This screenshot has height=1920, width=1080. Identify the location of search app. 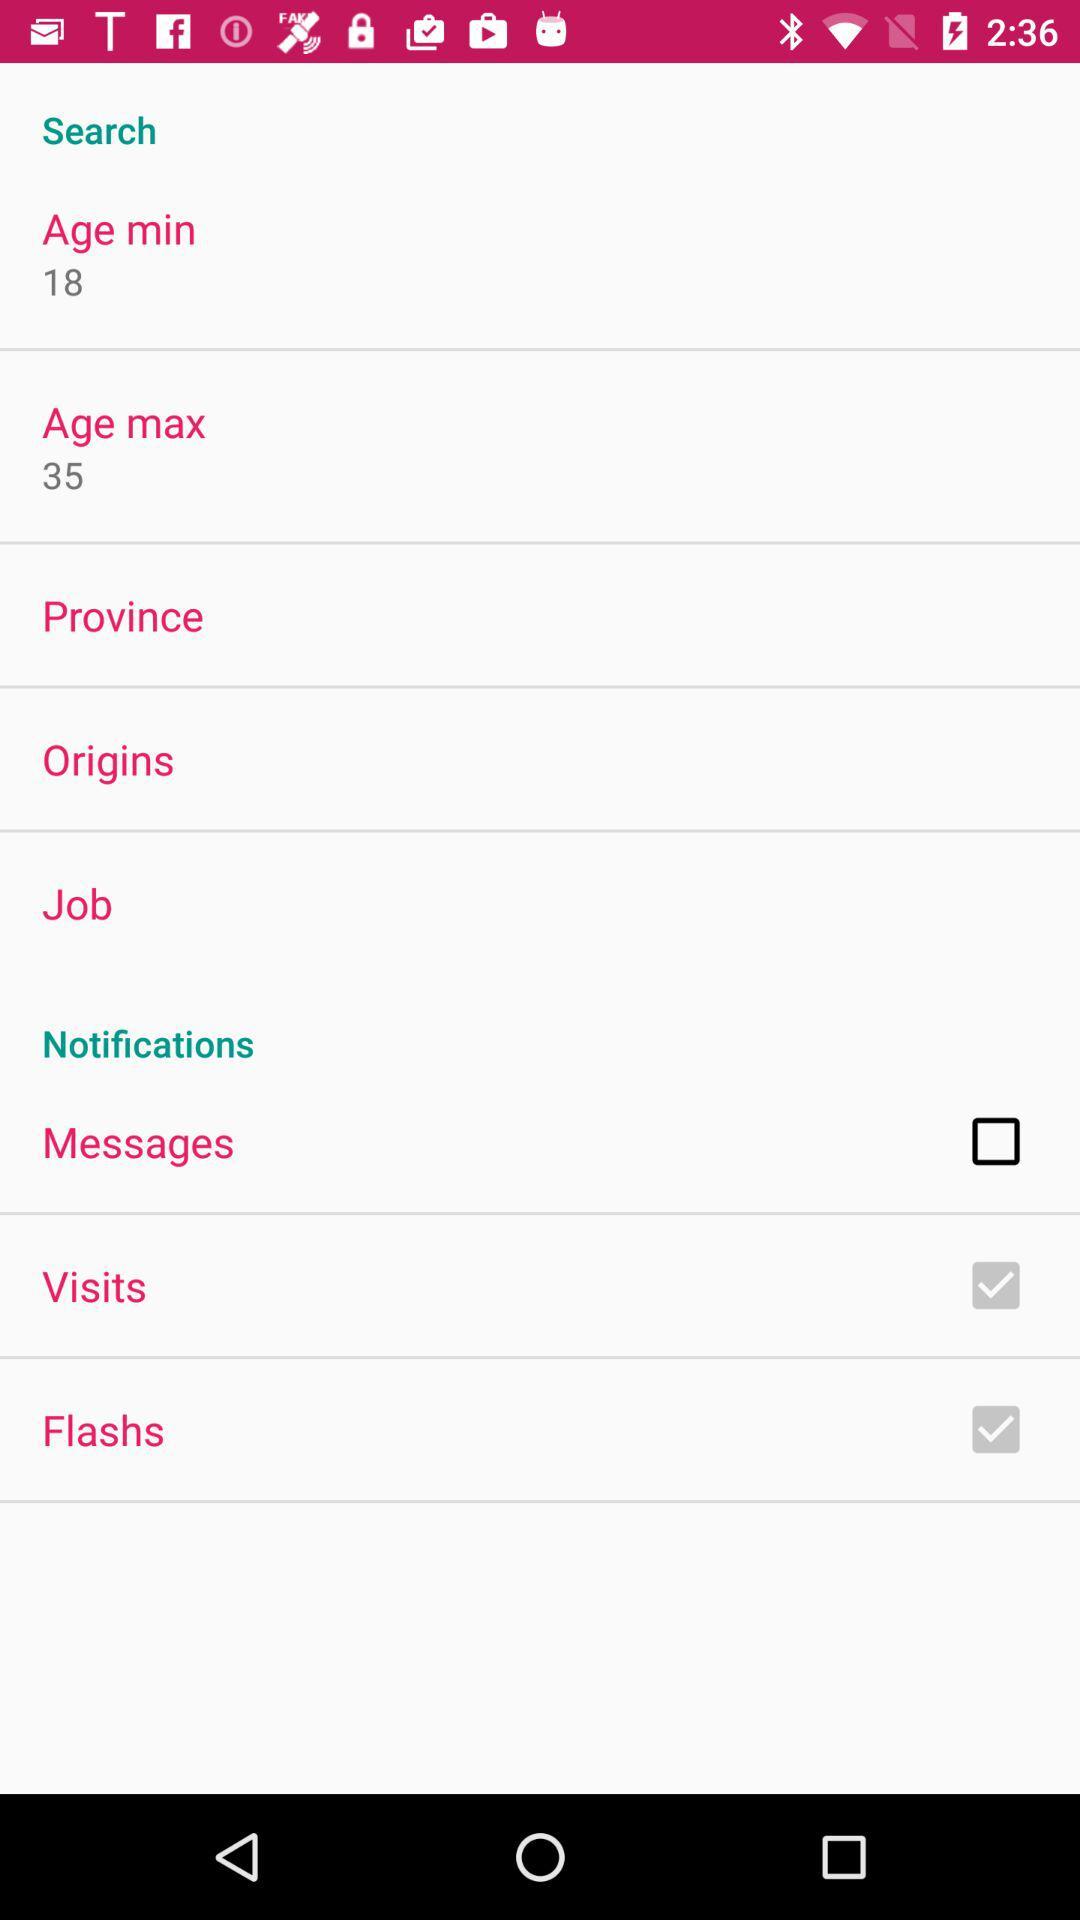
(540, 107).